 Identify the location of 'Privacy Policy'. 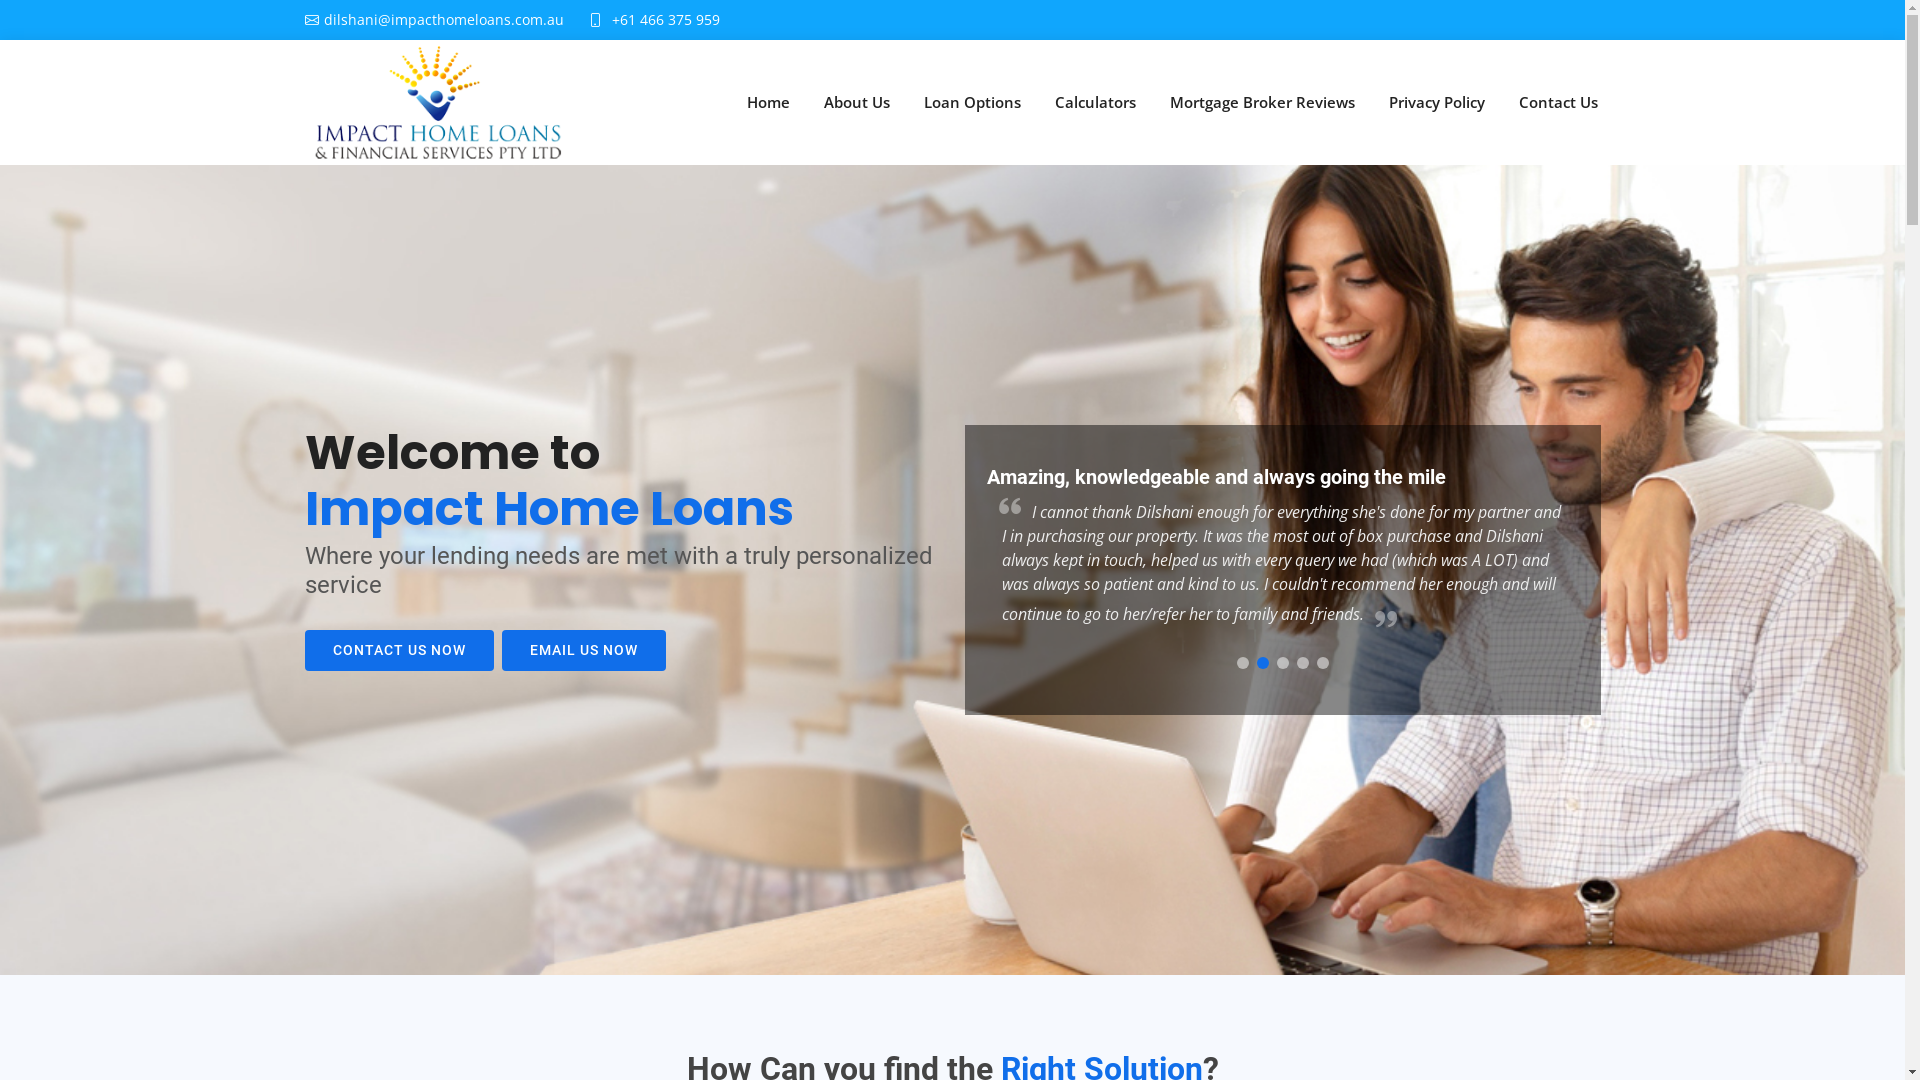
(1435, 102).